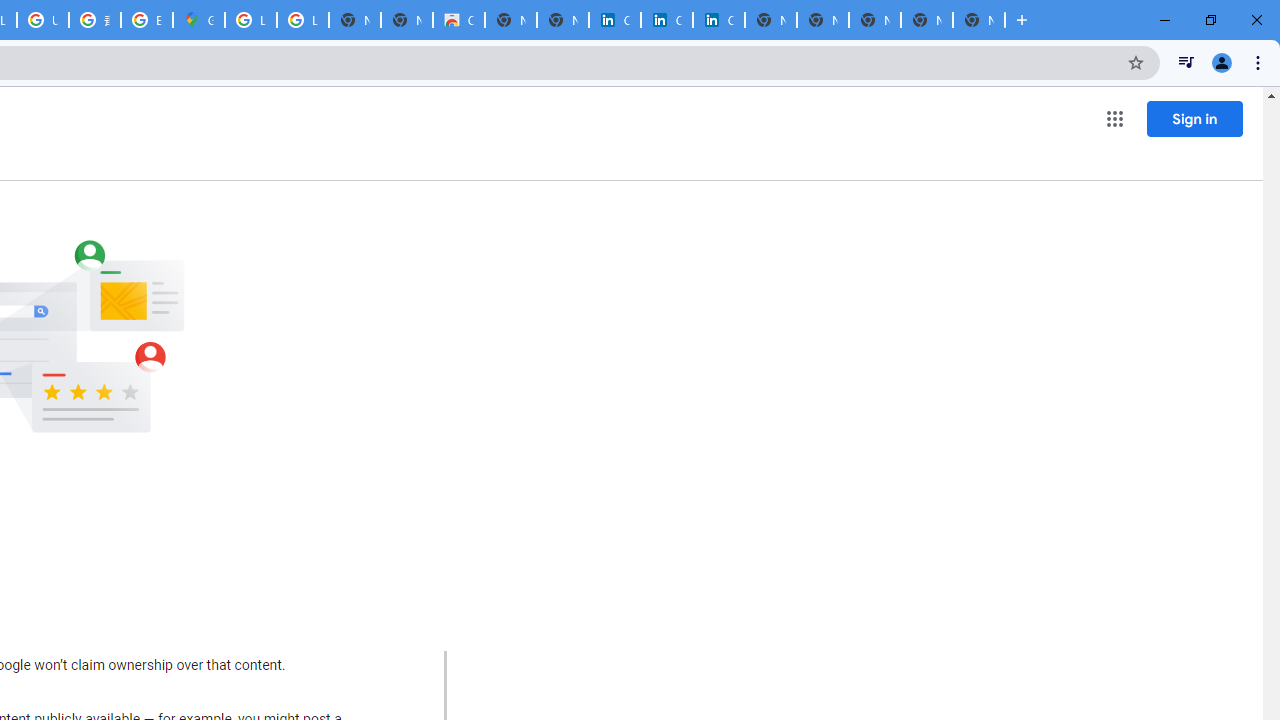 The width and height of the screenshot is (1280, 720). I want to click on 'Cookie Policy | LinkedIn', so click(614, 20).